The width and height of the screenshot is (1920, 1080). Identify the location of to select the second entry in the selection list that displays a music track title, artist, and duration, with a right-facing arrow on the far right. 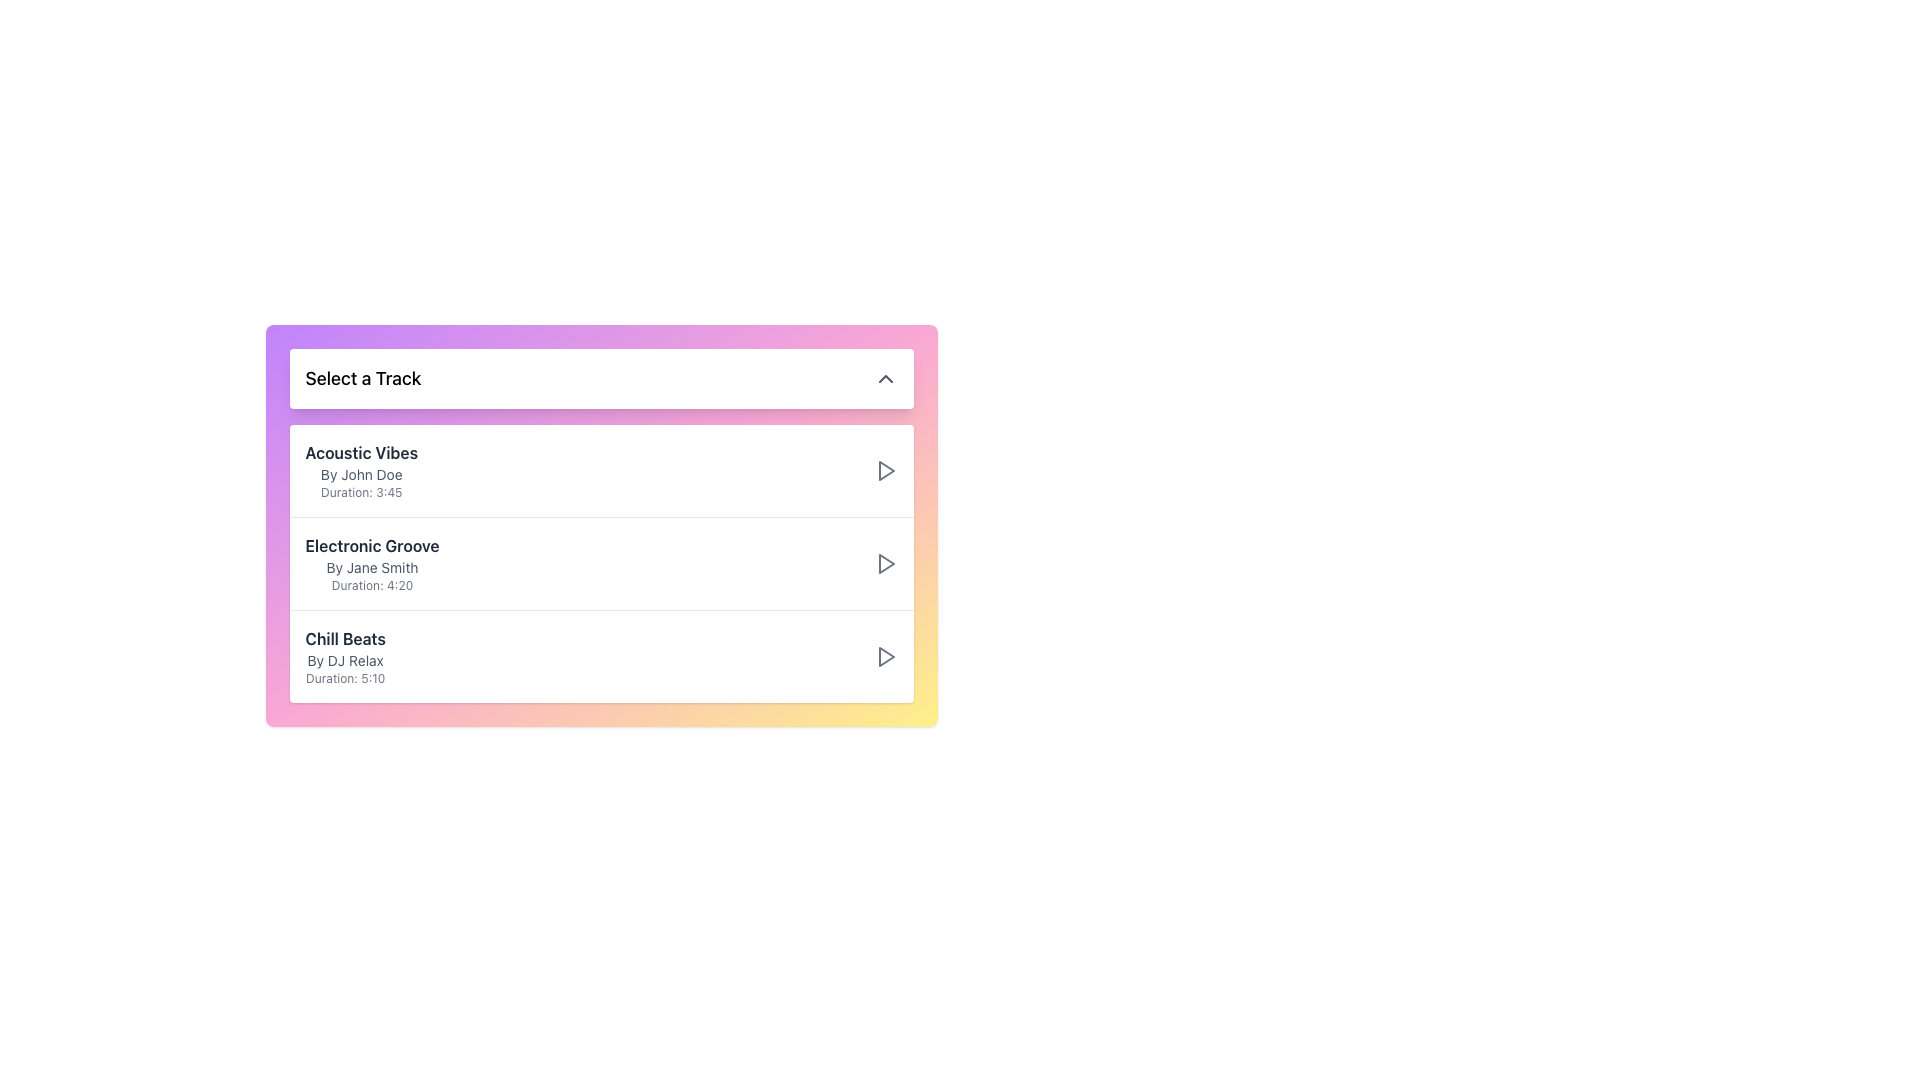
(600, 563).